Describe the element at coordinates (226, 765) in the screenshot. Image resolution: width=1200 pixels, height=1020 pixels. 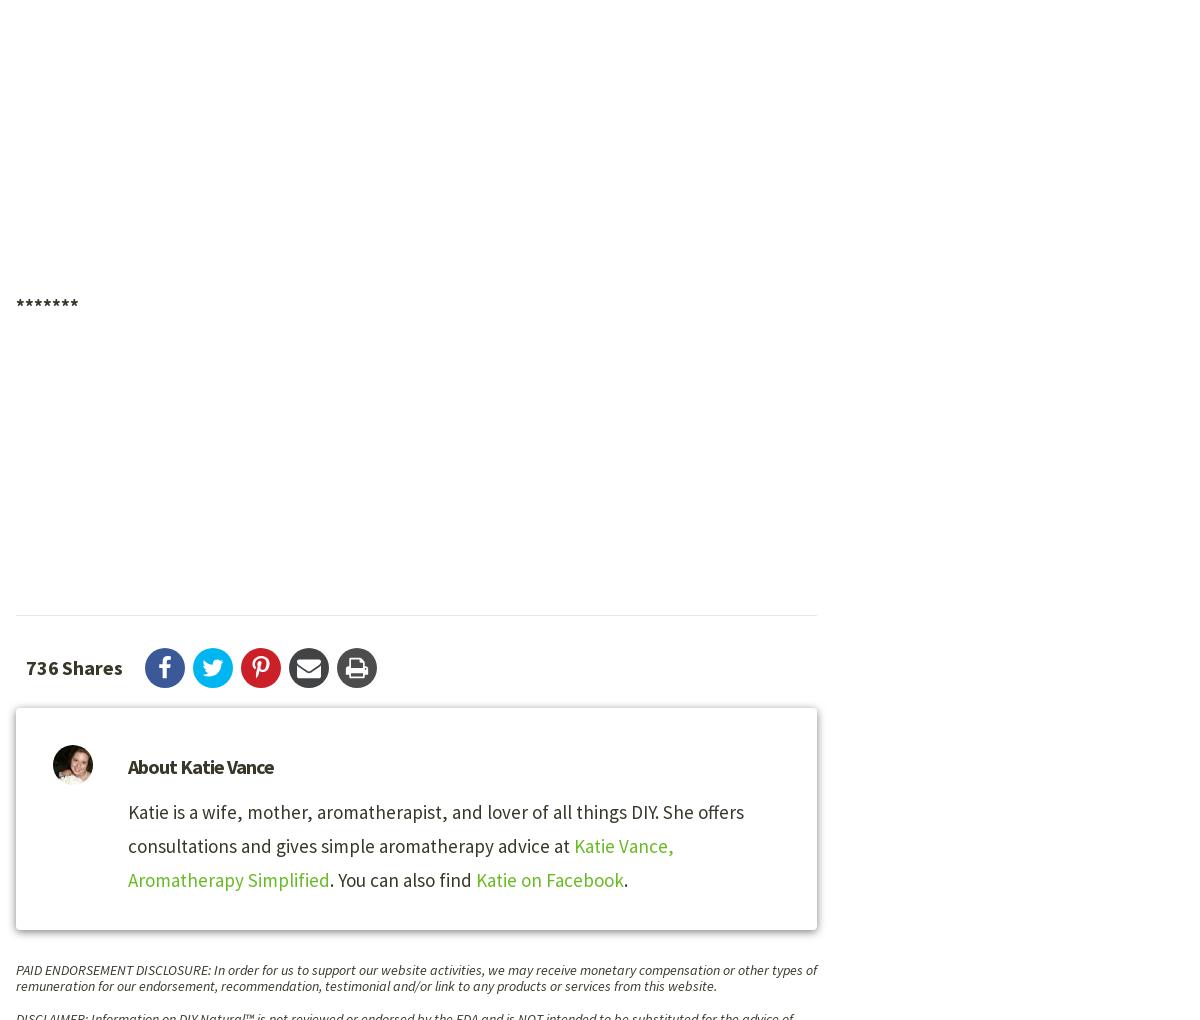
I see `'Katie Vance'` at that location.